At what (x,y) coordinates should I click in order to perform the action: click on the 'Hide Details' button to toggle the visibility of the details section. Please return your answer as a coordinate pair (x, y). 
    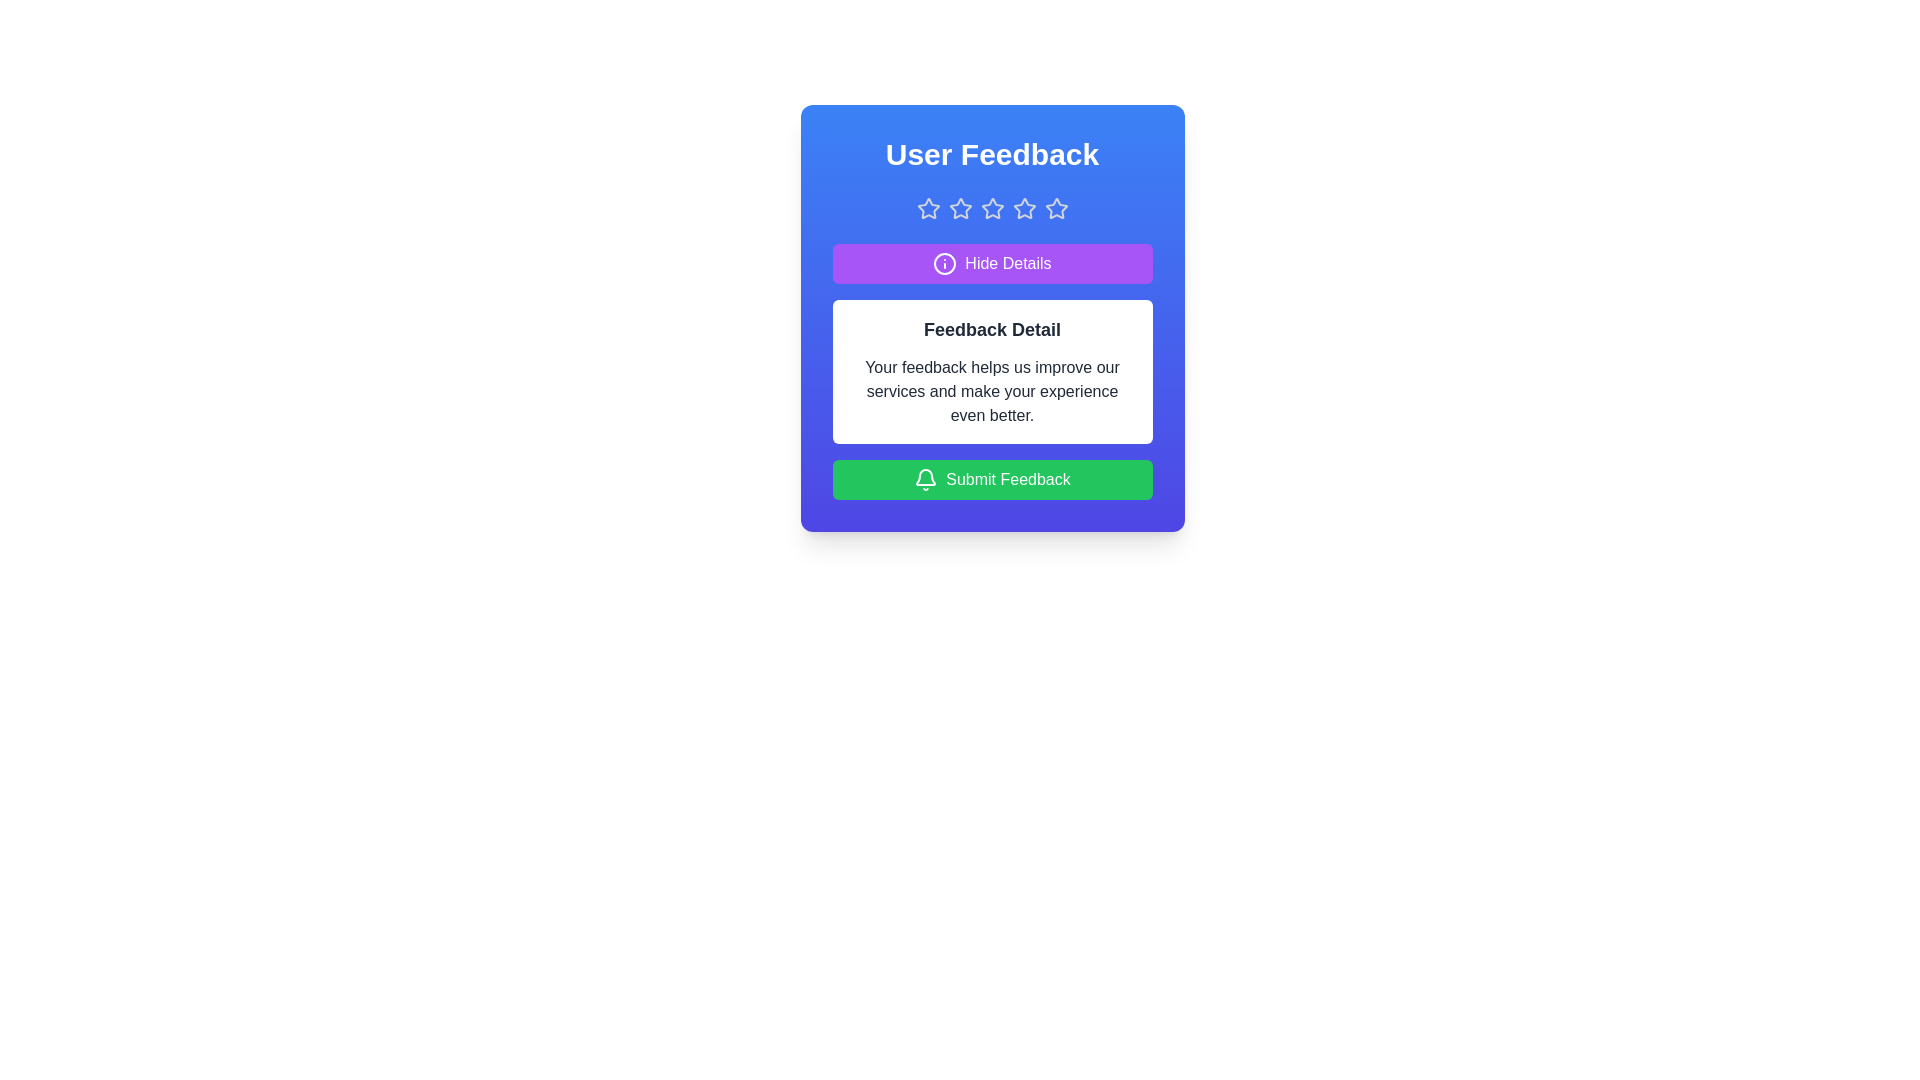
    Looking at the image, I should click on (992, 262).